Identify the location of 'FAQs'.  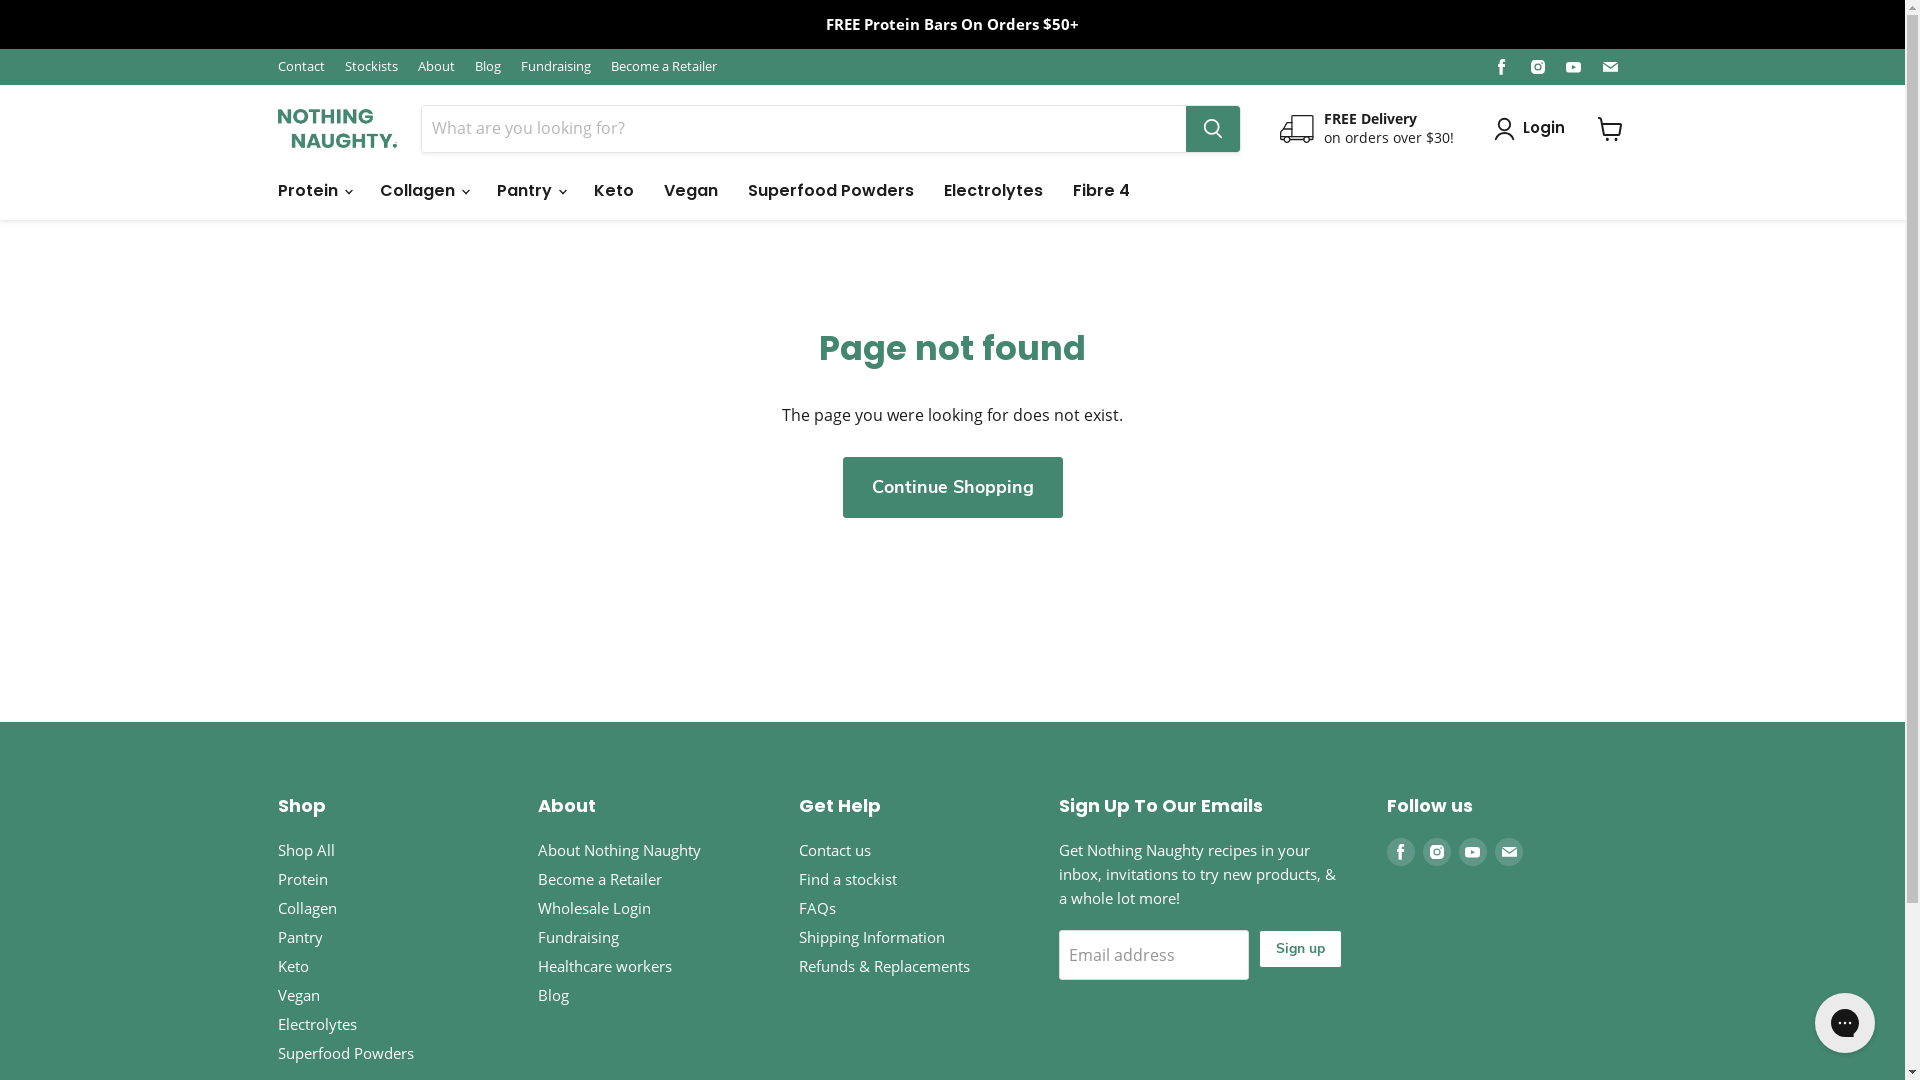
(816, 907).